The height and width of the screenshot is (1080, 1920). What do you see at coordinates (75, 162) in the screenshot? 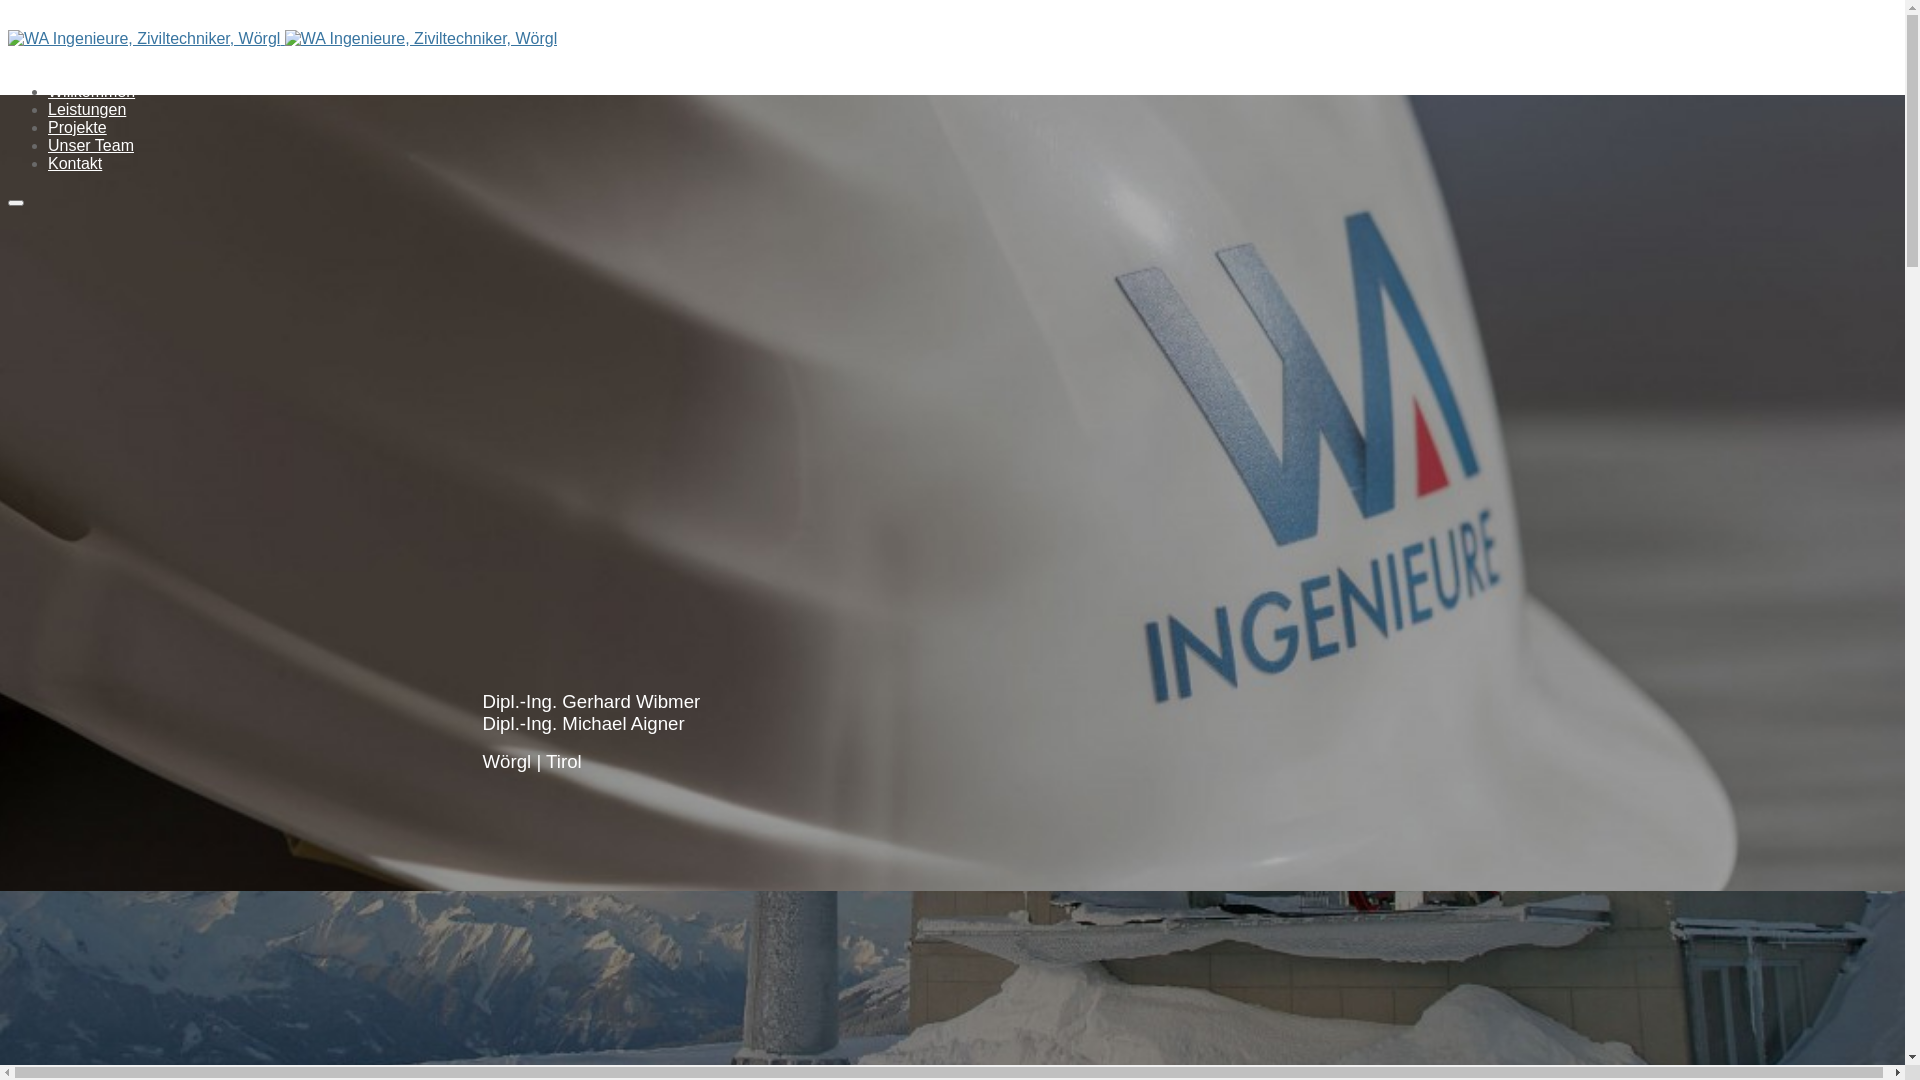
I see `'Kontakt'` at bounding box center [75, 162].